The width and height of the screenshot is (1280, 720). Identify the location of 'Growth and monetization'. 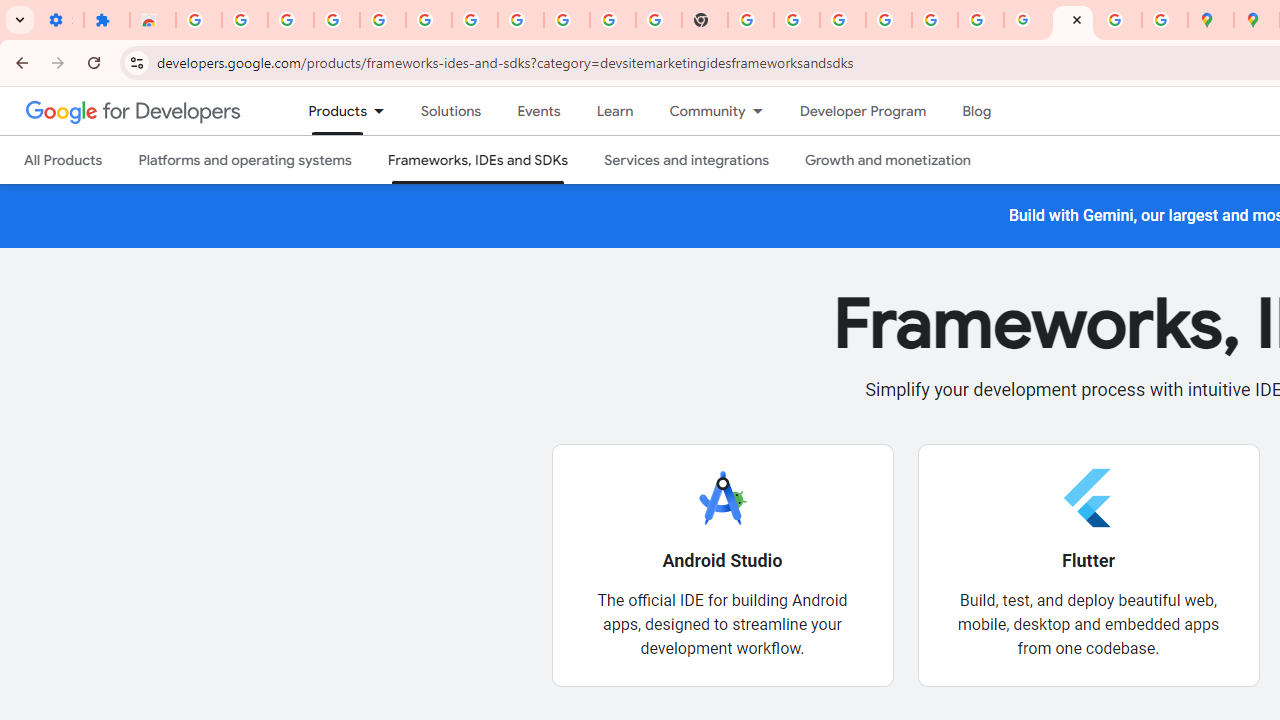
(887, 159).